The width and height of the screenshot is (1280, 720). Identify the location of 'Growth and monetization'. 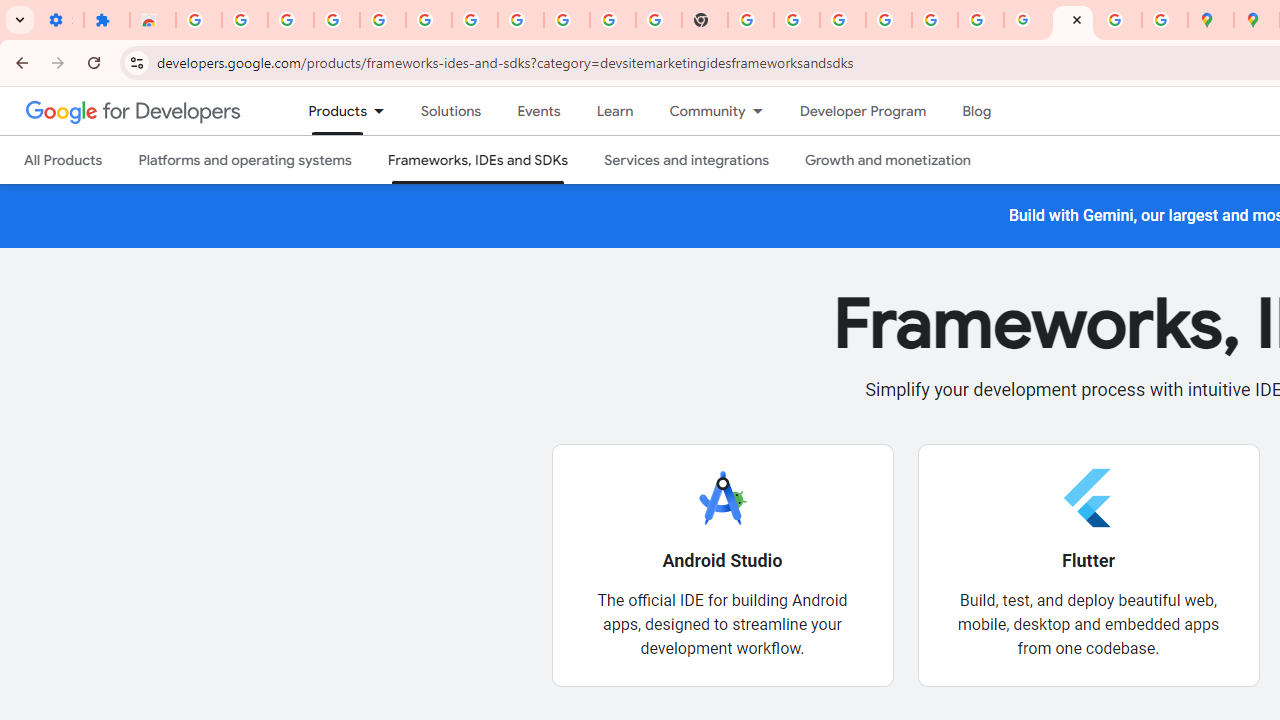
(887, 159).